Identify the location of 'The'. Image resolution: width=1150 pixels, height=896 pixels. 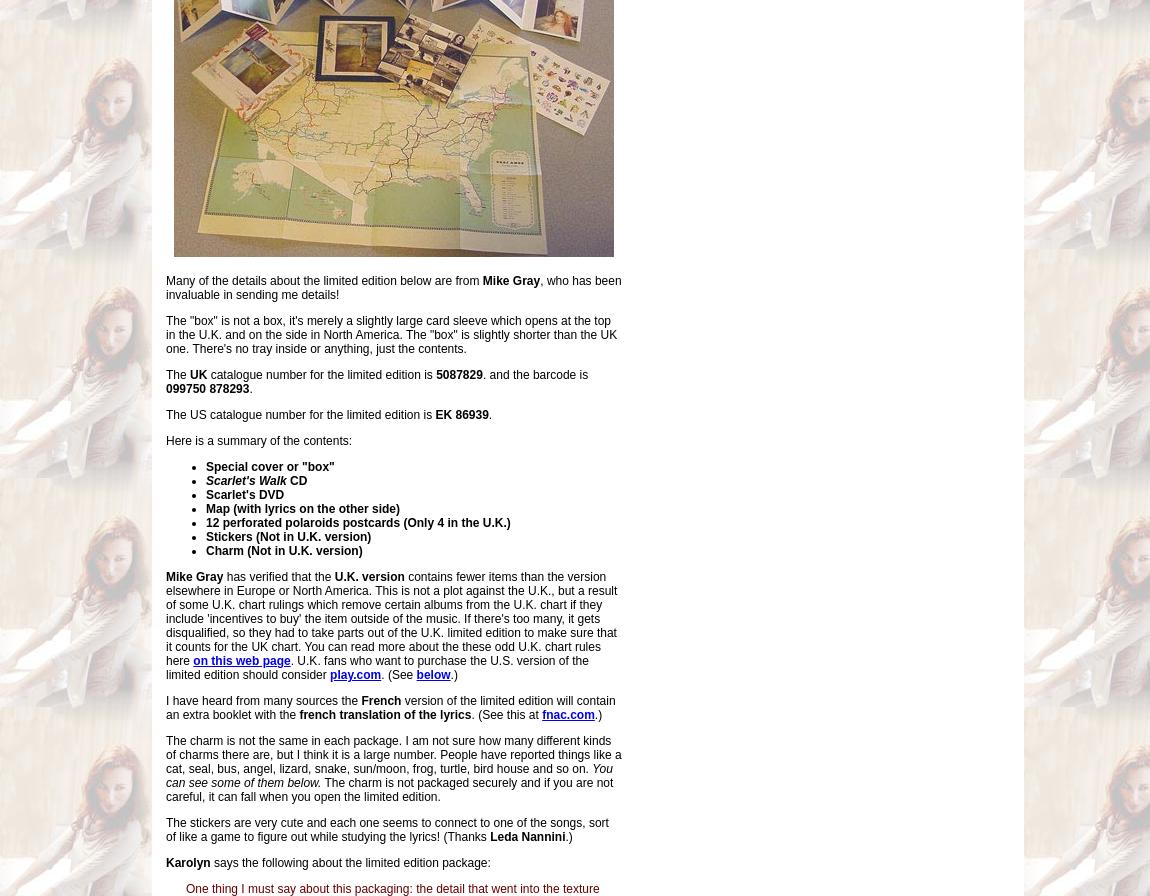
(177, 374).